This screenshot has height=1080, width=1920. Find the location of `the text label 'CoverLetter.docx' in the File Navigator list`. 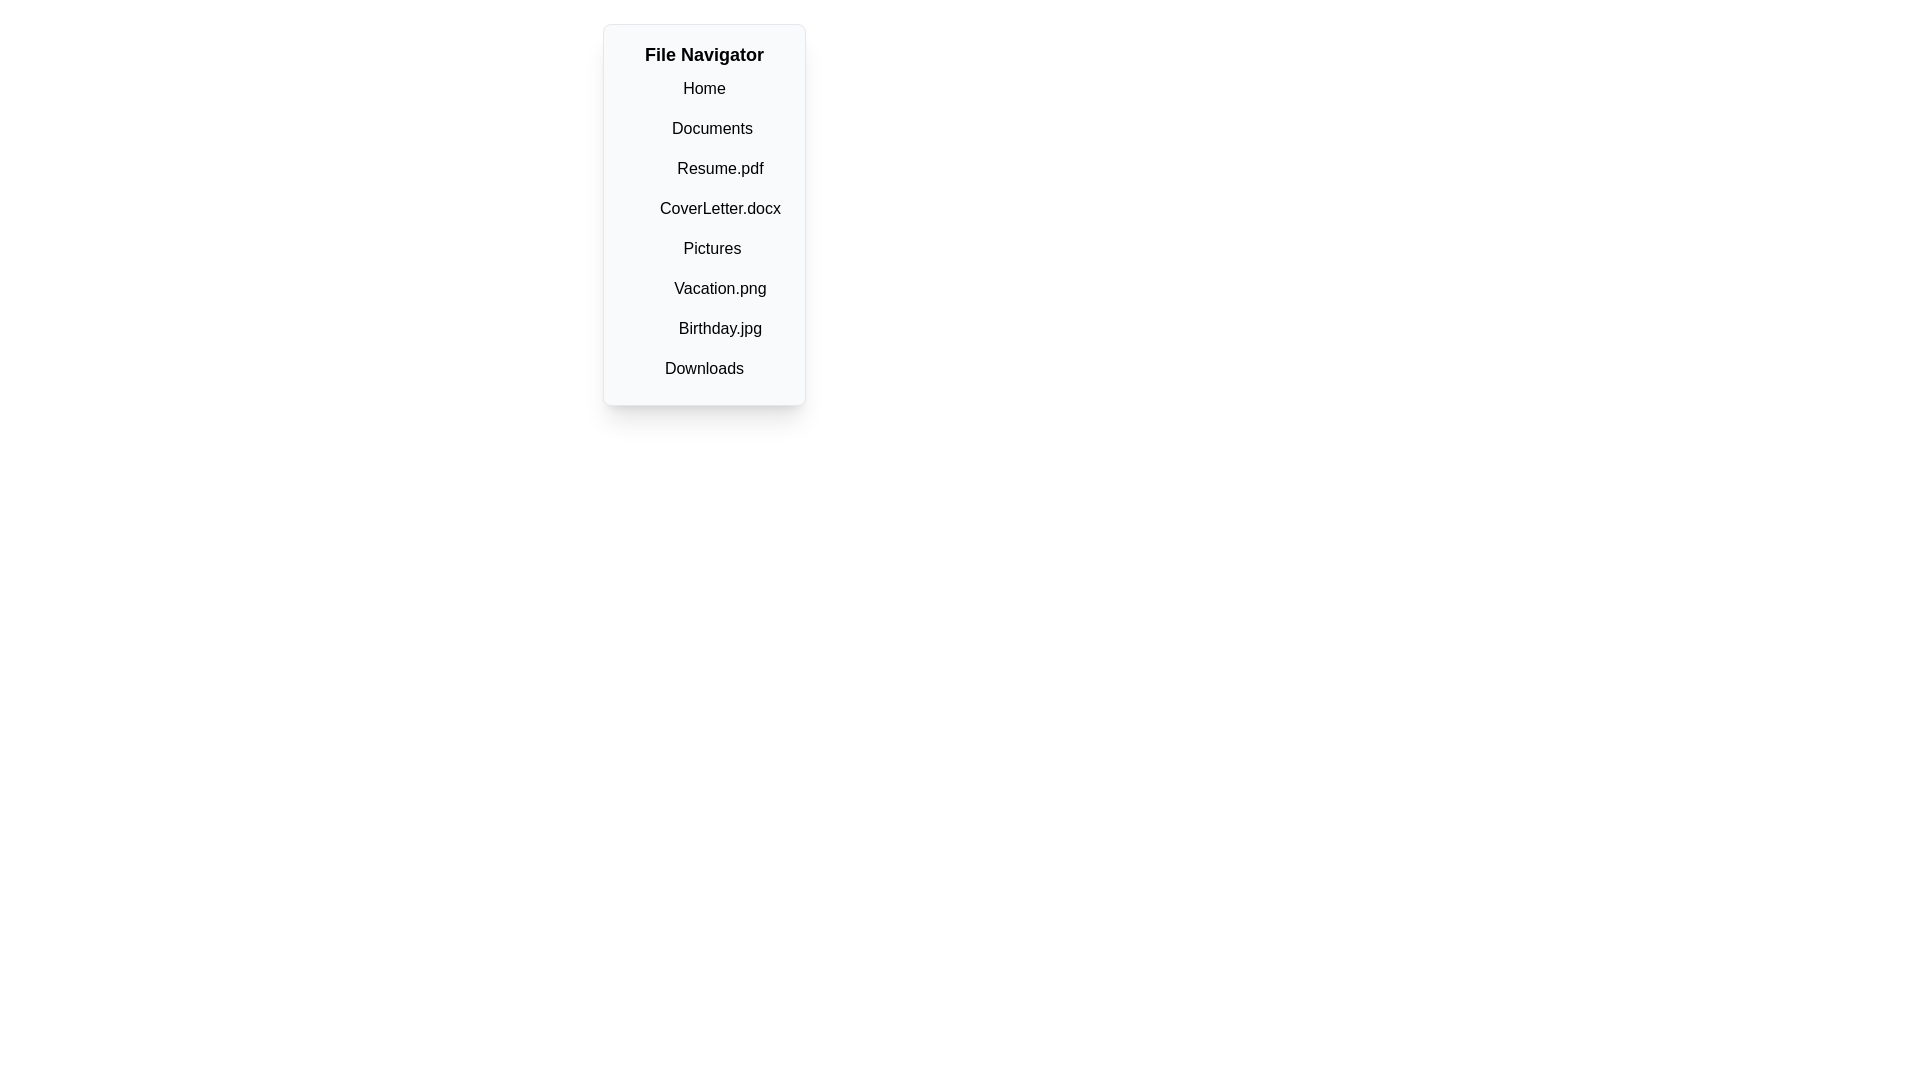

the text label 'CoverLetter.docx' in the File Navigator list is located at coordinates (720, 208).